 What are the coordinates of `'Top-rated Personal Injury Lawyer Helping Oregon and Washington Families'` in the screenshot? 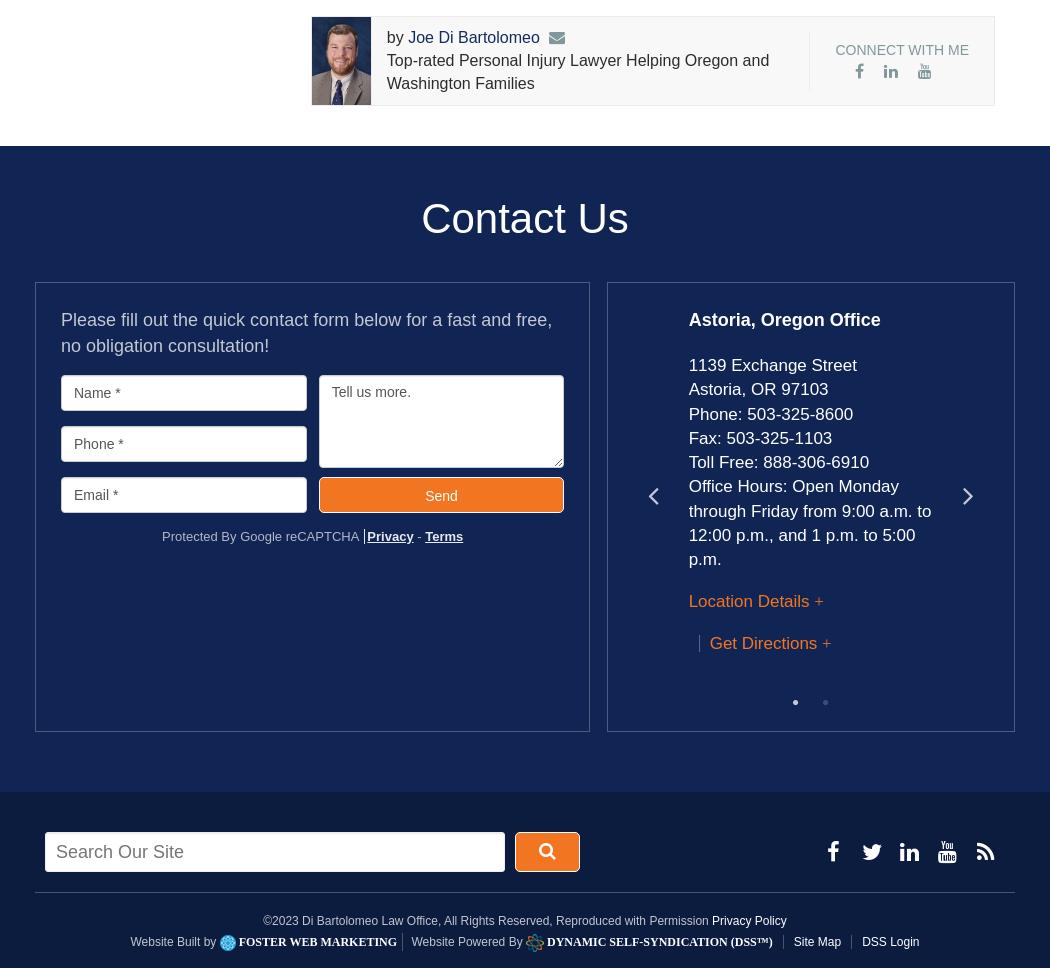 It's located at (576, 71).